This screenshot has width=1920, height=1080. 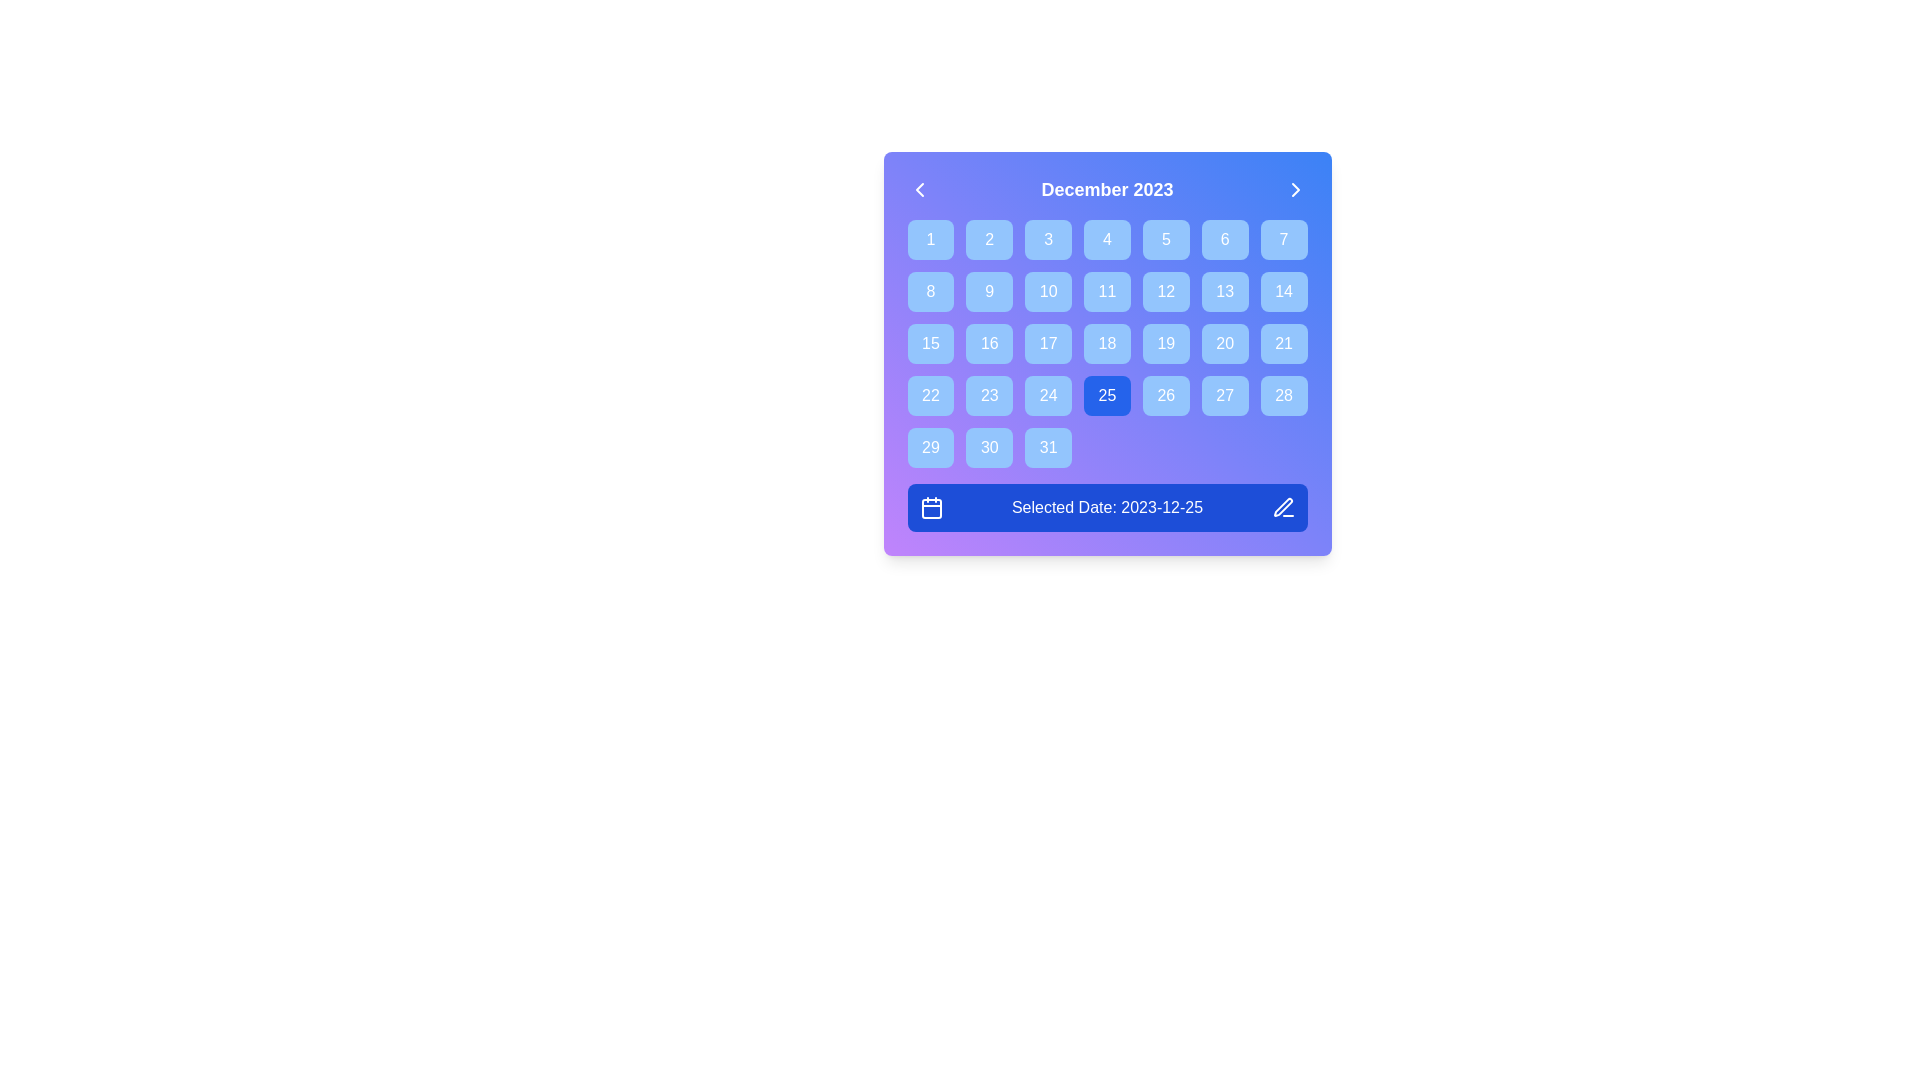 What do you see at coordinates (1047, 396) in the screenshot?
I see `the rounded rectangular button labeled '24' with a light blue background` at bounding box center [1047, 396].